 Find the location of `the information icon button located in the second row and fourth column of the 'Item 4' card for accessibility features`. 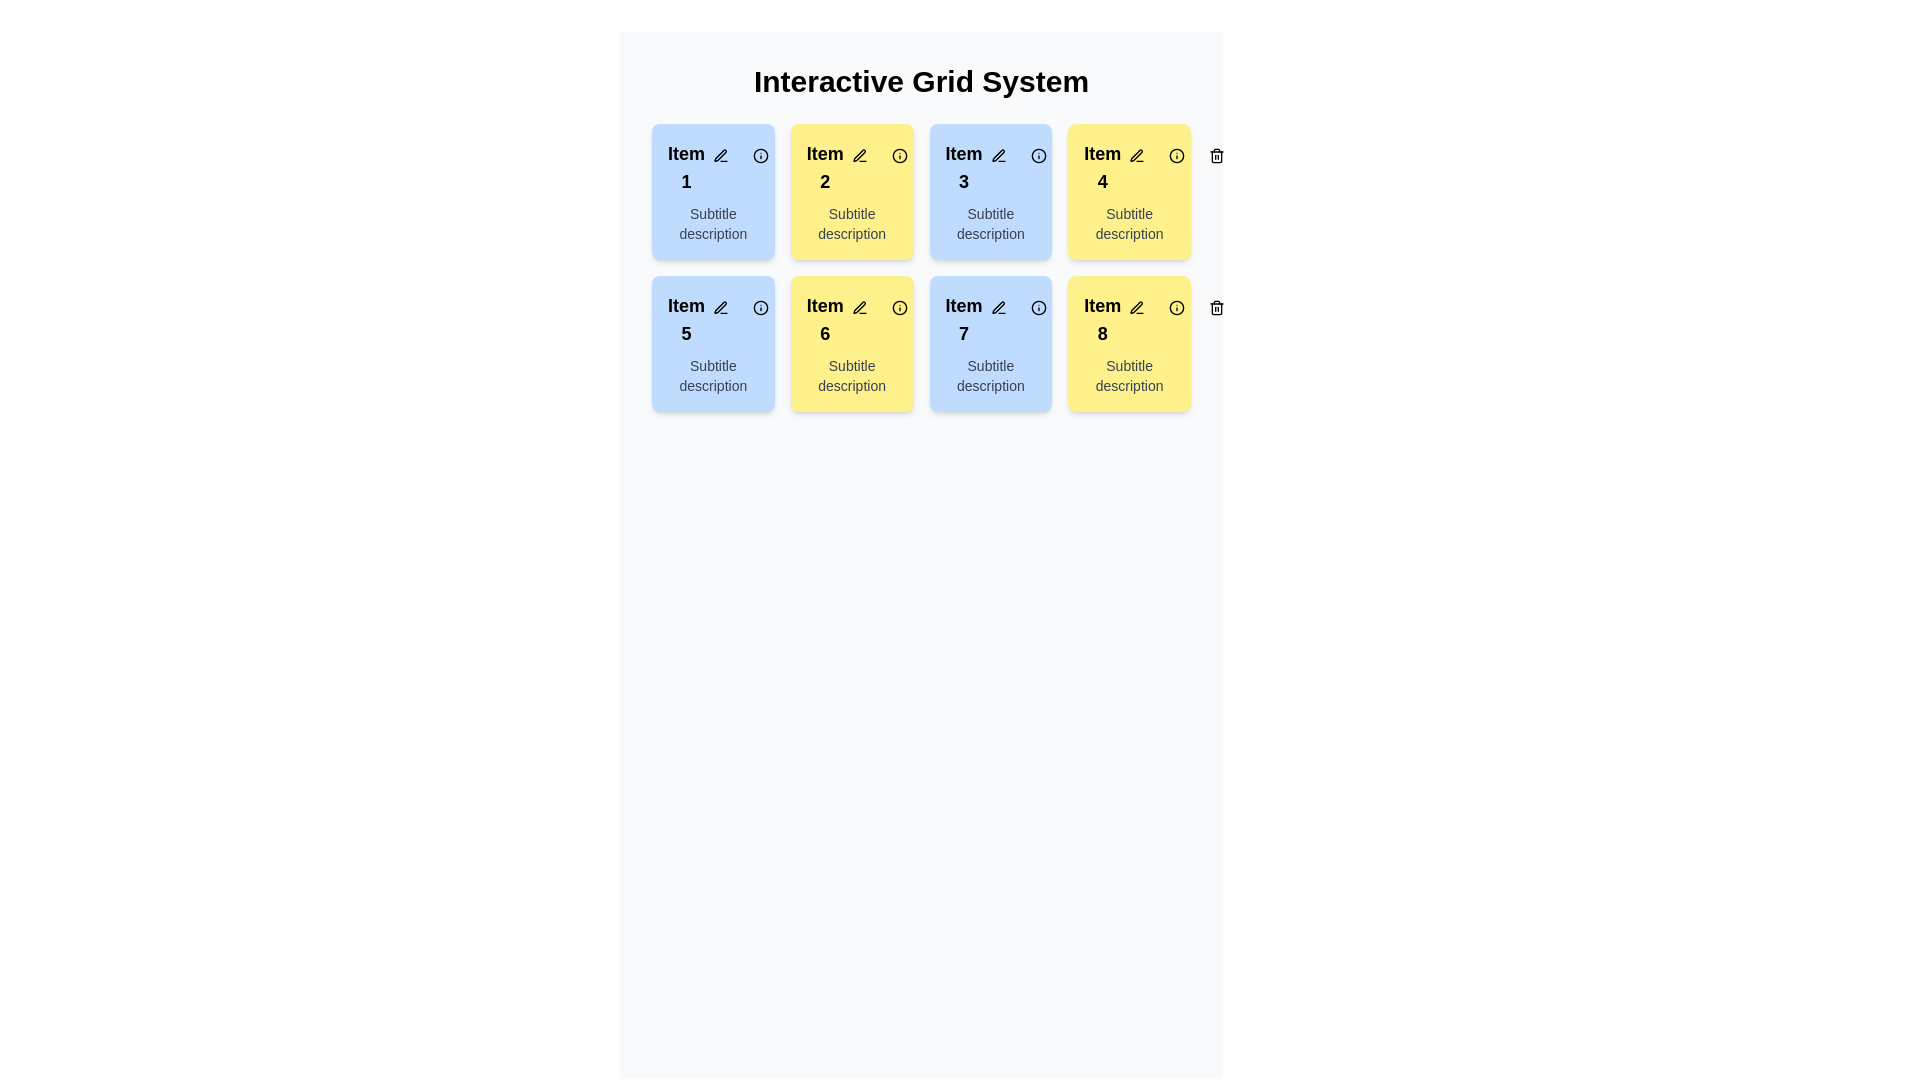

the information icon button located in the second row and fourth column of the 'Item 4' card for accessibility features is located at coordinates (1177, 154).